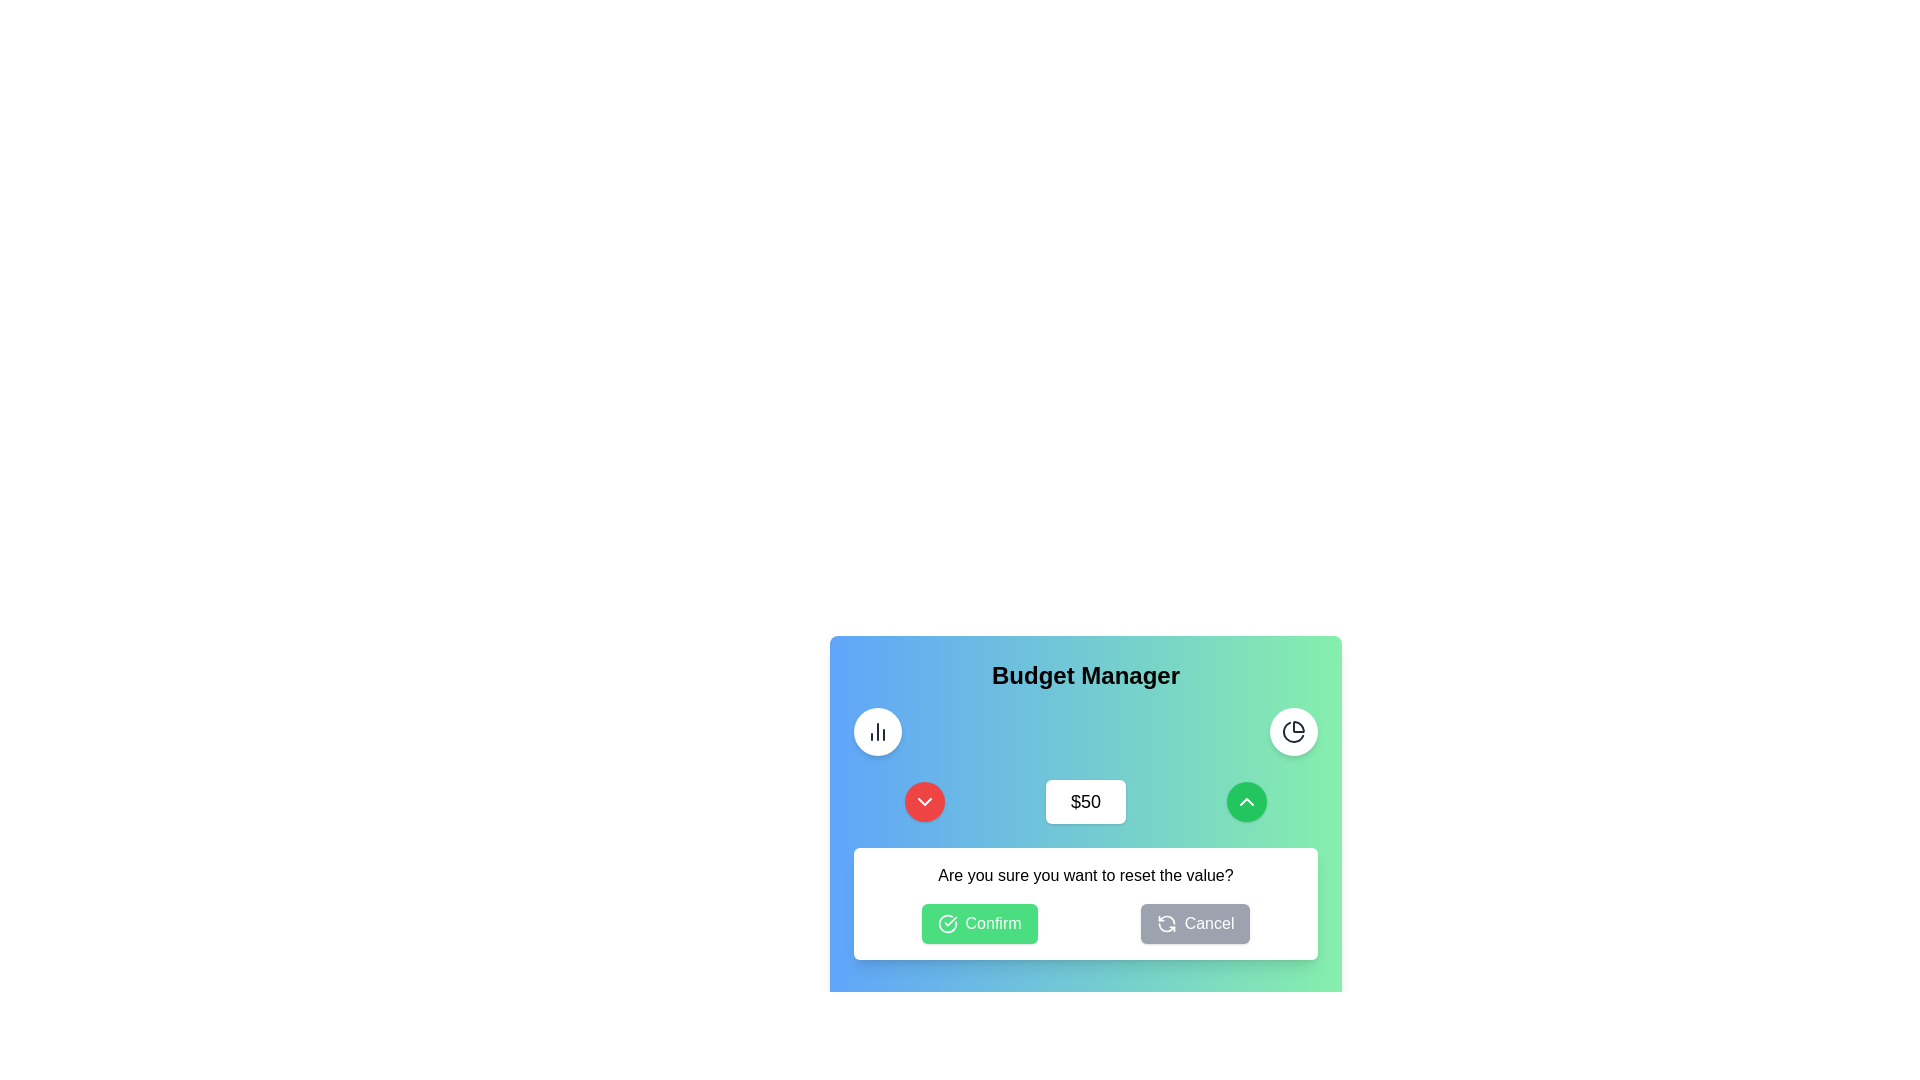 Image resolution: width=1920 pixels, height=1080 pixels. What do you see at coordinates (1294, 732) in the screenshot?
I see `the first circular icon beneath the 'Budget Manager' title` at bounding box center [1294, 732].